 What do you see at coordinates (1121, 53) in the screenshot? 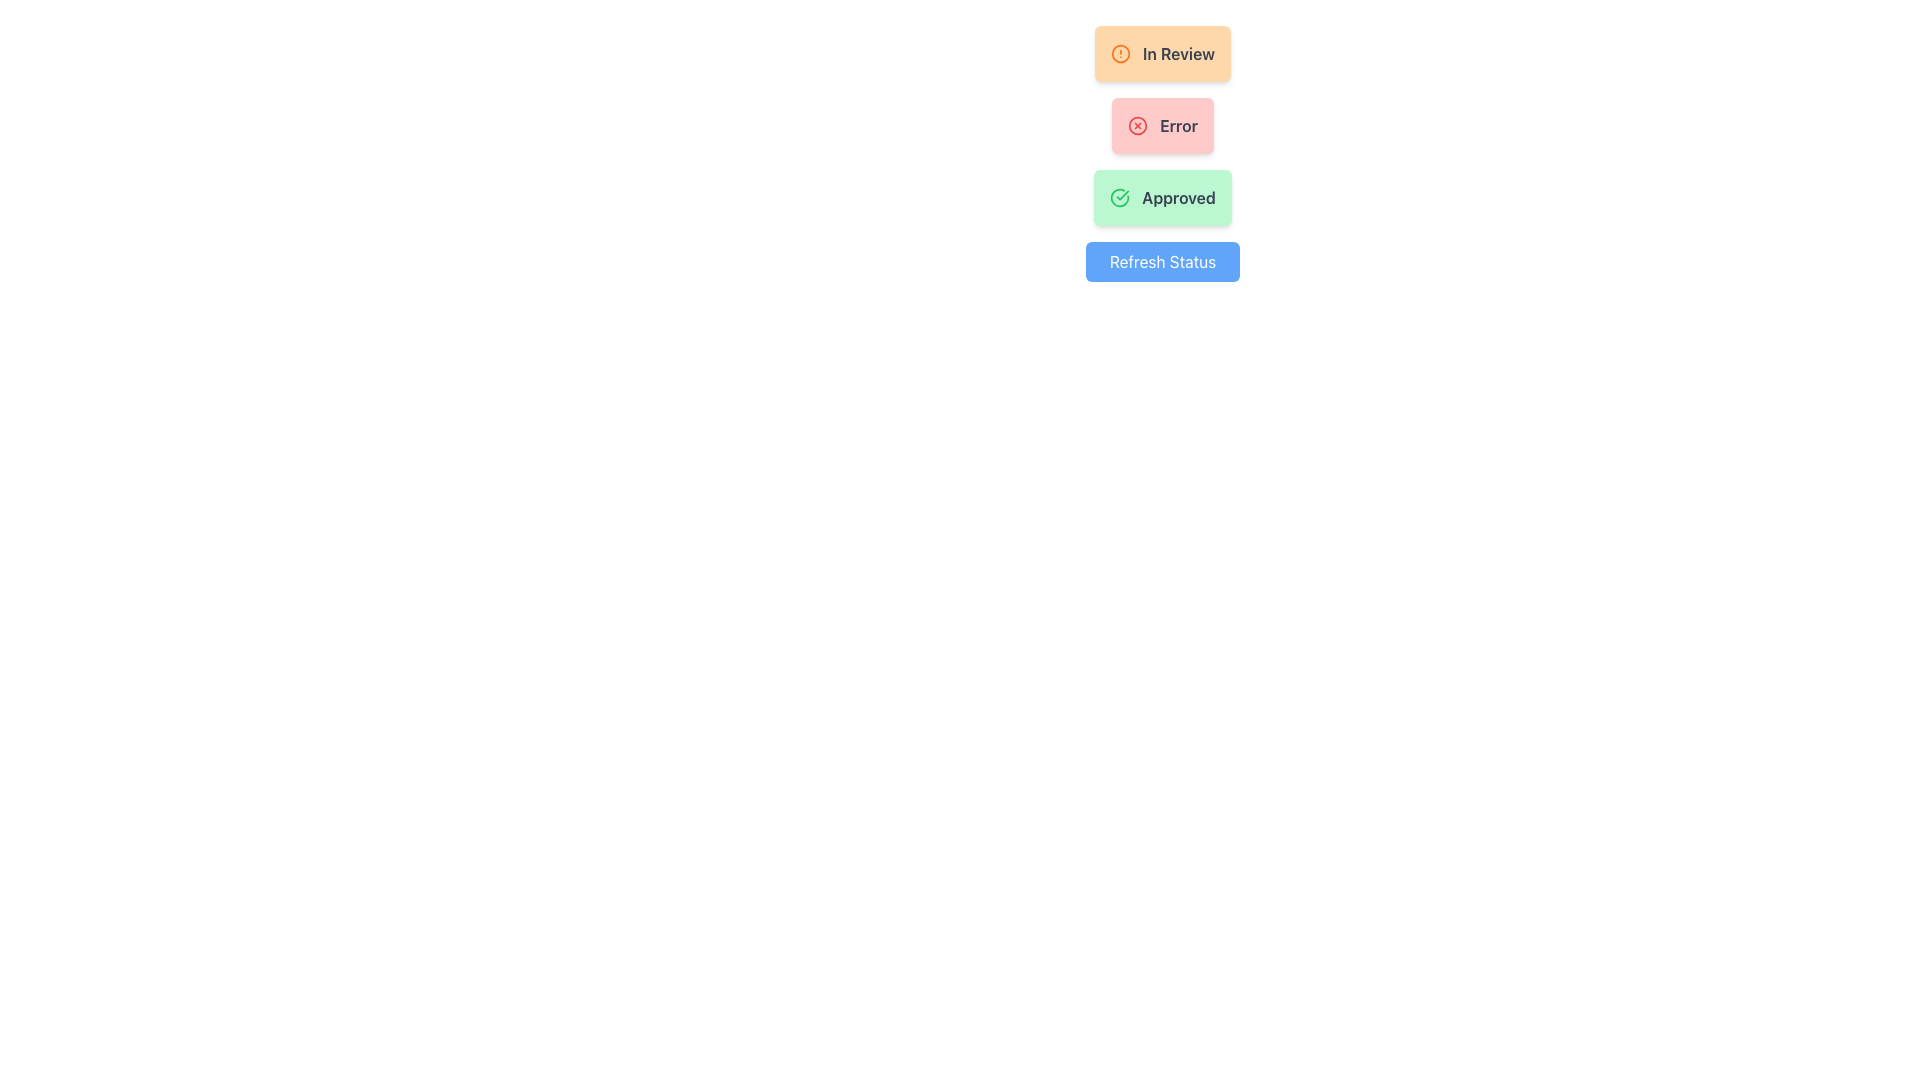
I see `the Icon component (Circle) with an orange border and white interior, located within the warning symbol button labeled 'In Review'` at bounding box center [1121, 53].